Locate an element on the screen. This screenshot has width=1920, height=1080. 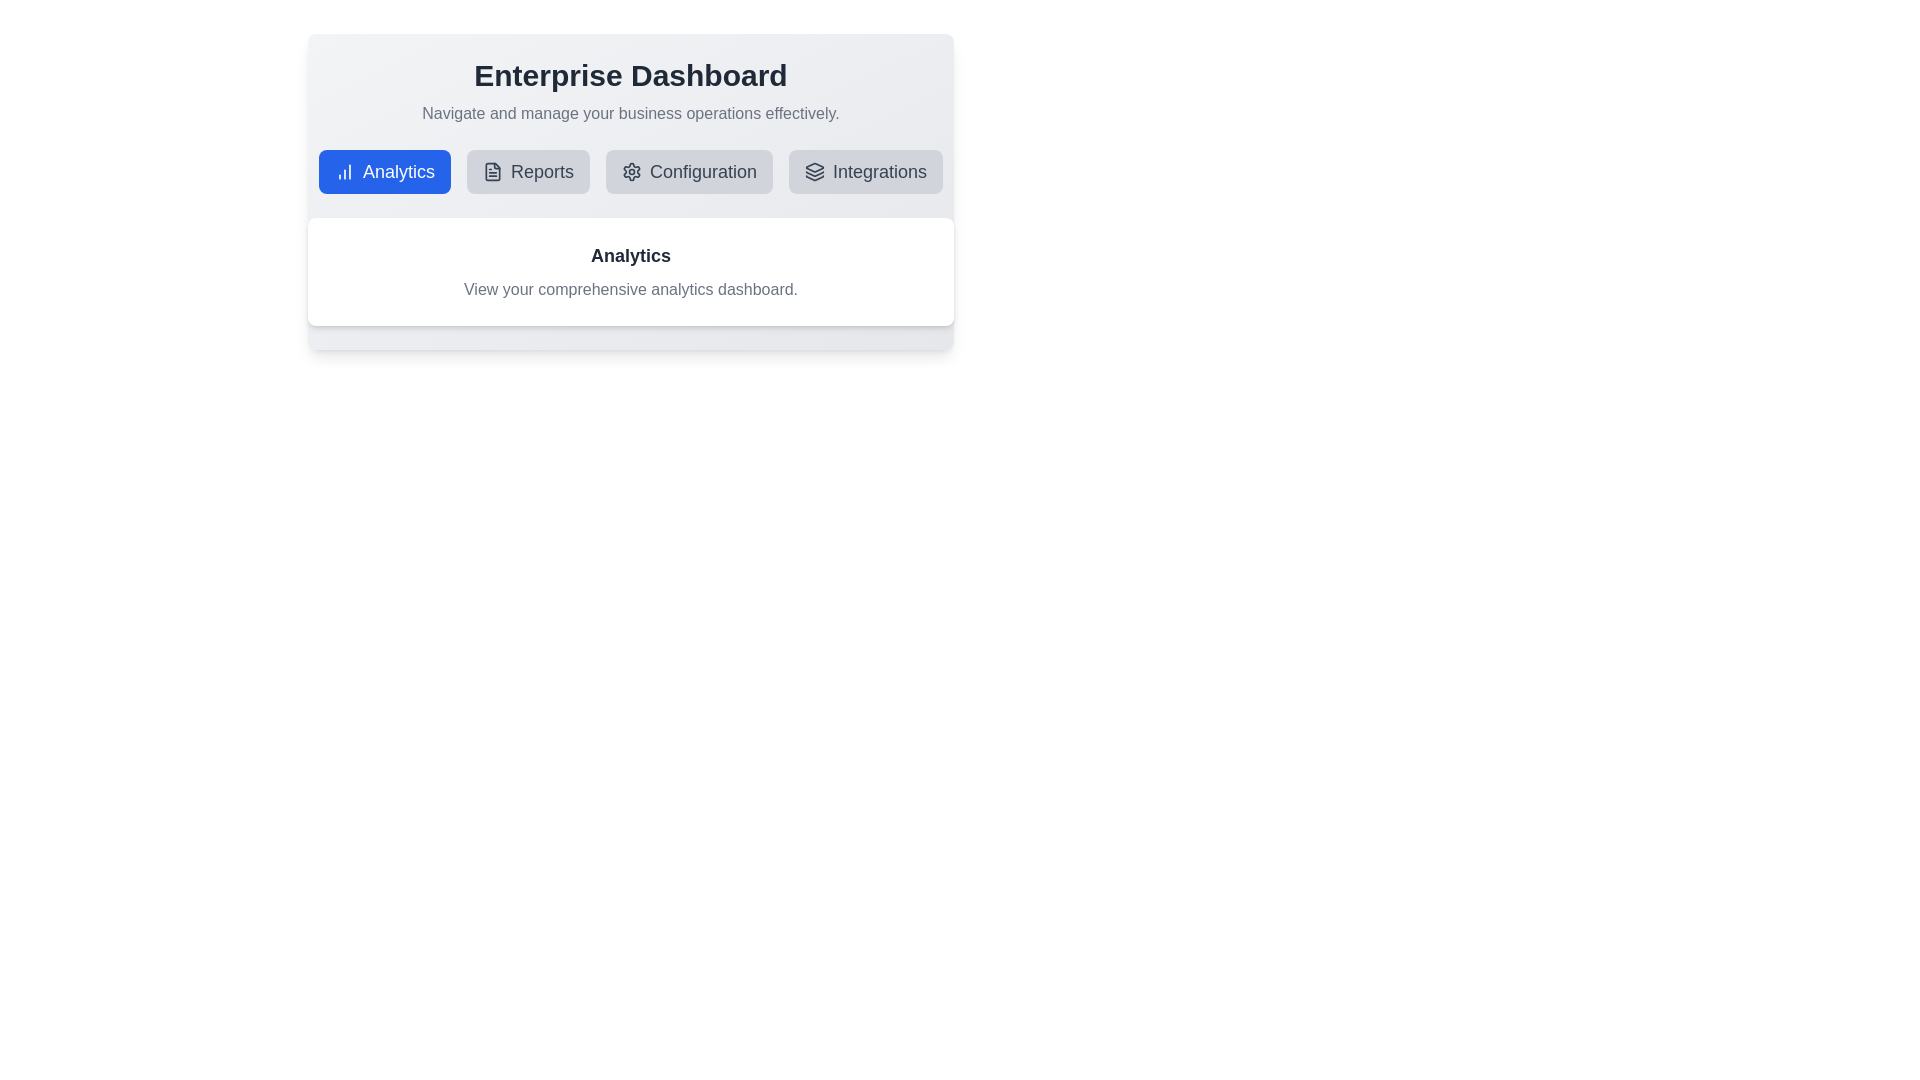
the tab labeled Reports is located at coordinates (528, 171).